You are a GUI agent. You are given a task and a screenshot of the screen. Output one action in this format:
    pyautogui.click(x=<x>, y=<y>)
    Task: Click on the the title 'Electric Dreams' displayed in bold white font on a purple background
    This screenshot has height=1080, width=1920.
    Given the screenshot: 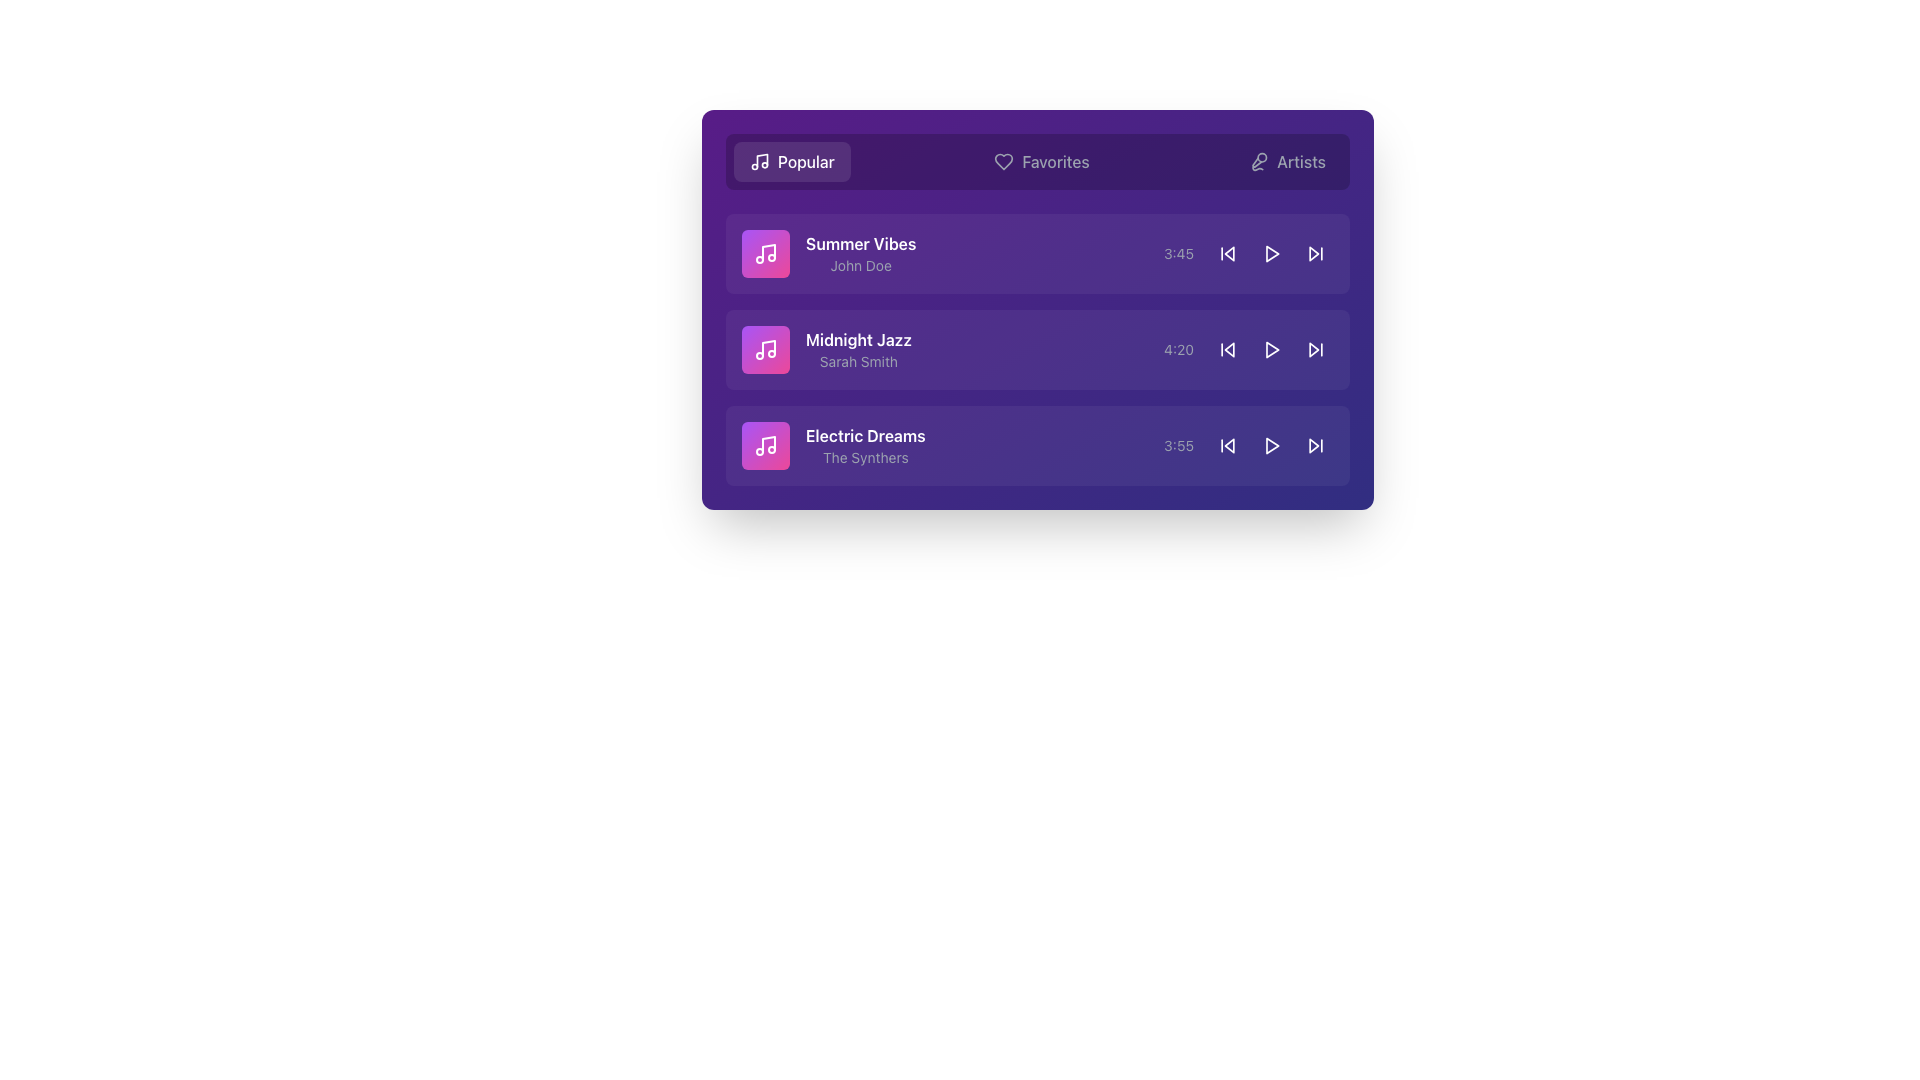 What is the action you would take?
    pyautogui.click(x=865, y=434)
    